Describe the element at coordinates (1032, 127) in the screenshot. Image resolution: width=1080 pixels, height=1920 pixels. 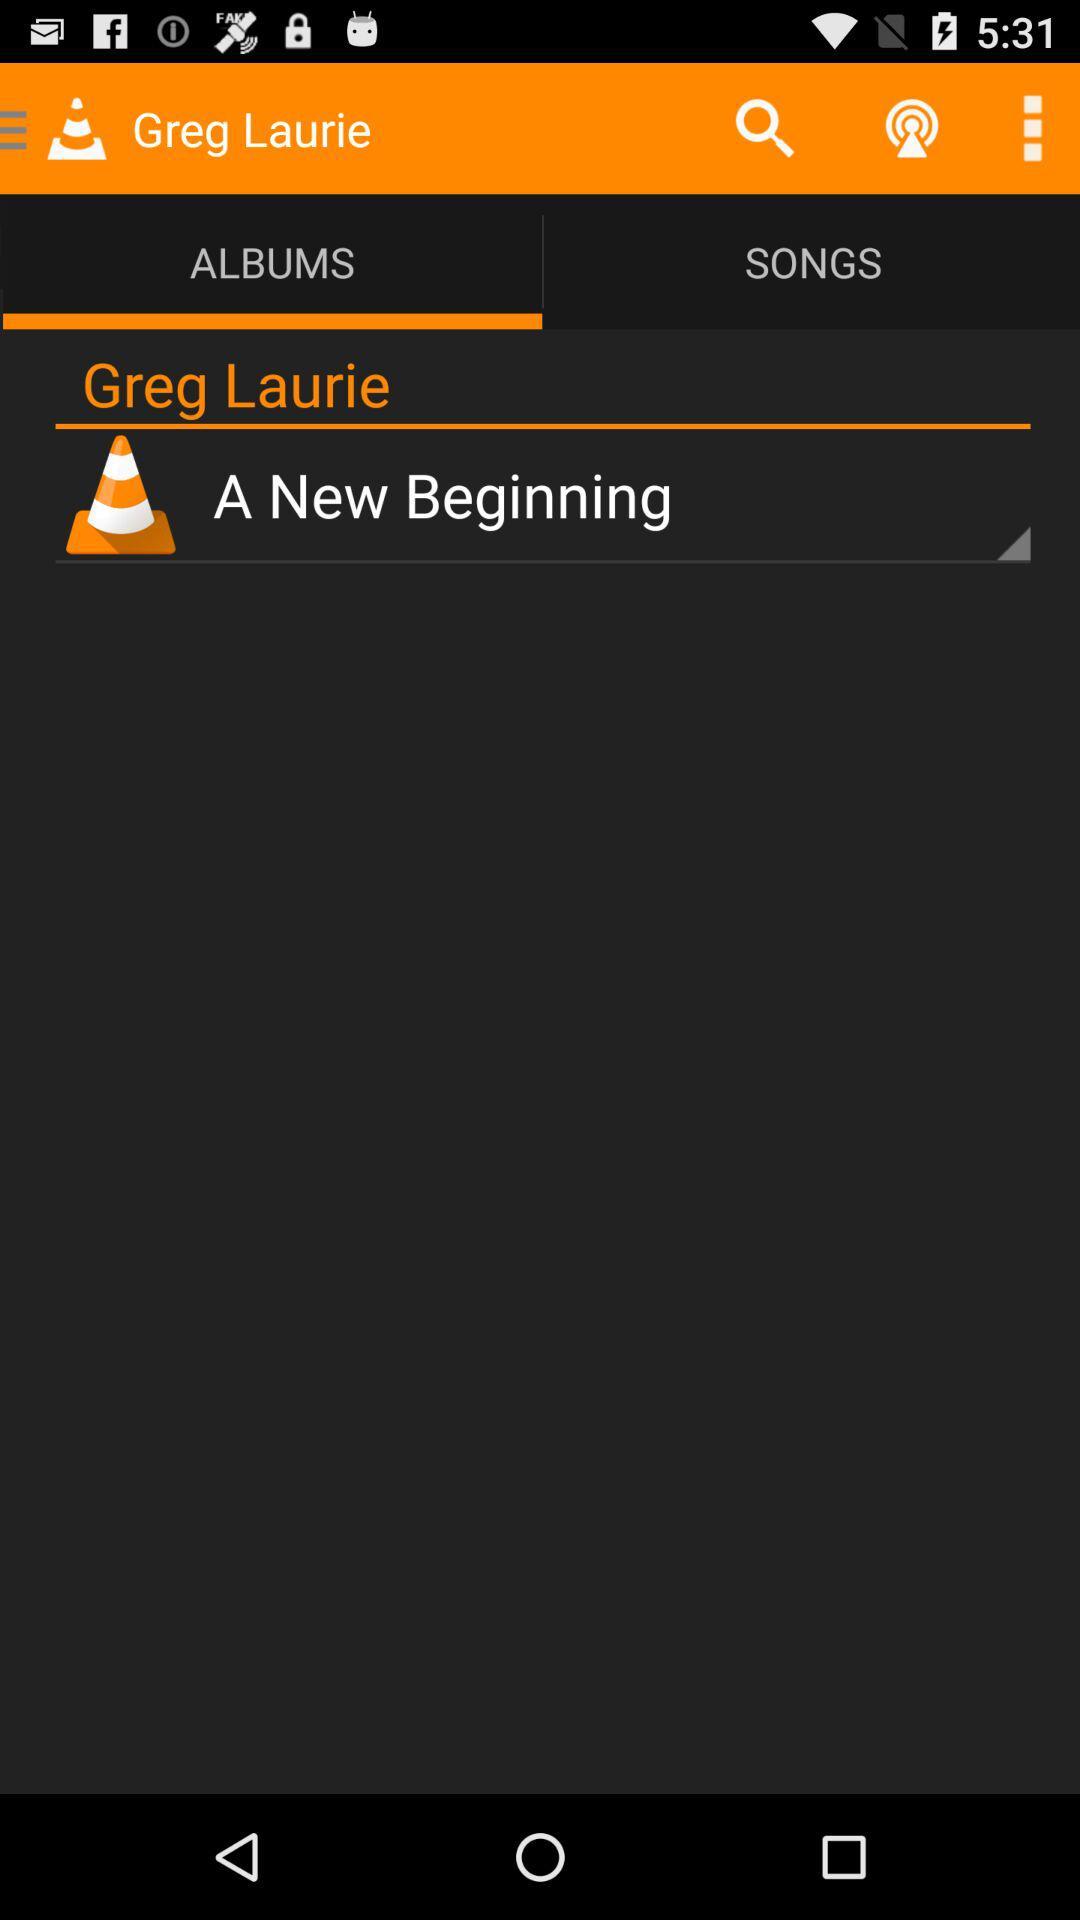
I see `more options` at that location.